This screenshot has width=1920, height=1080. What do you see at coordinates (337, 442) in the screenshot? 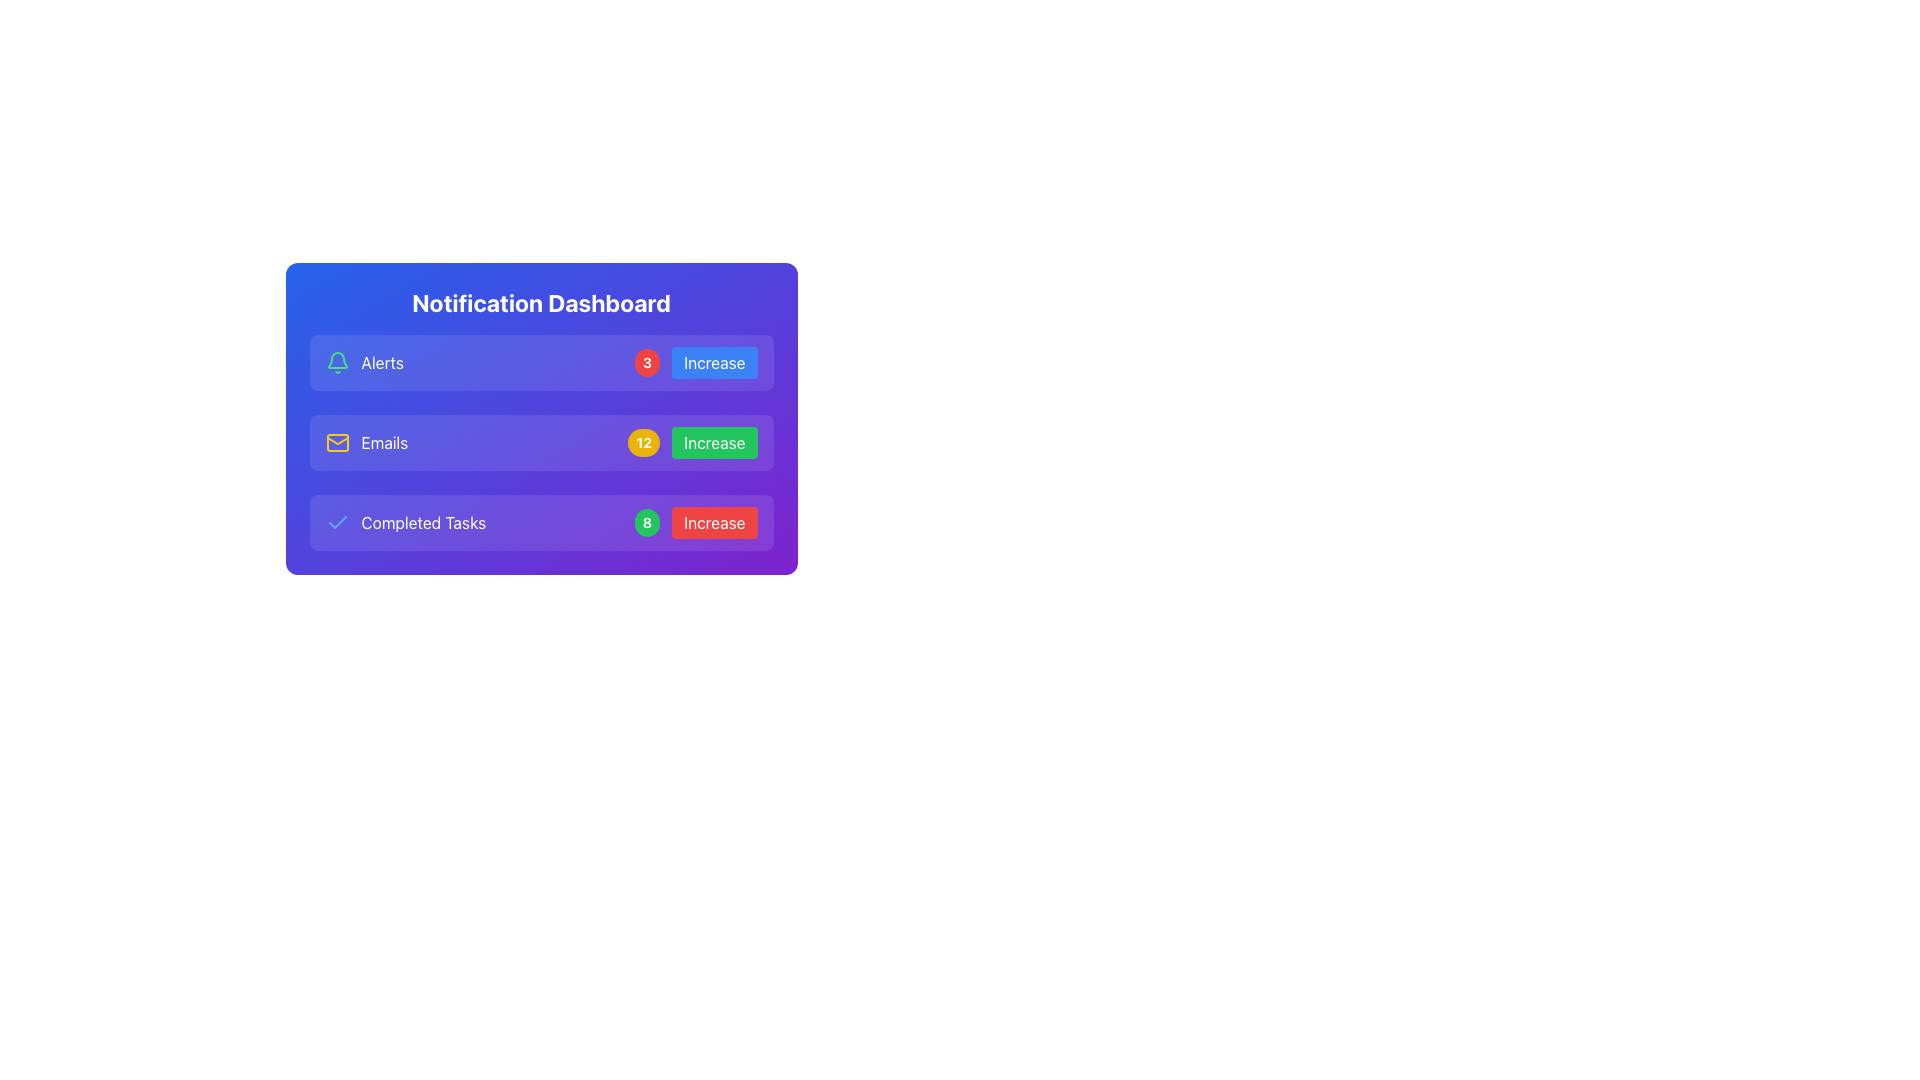
I see `the rectangular structure representing the 'Emails' section of the mail icon in the notification dashboard` at bounding box center [337, 442].